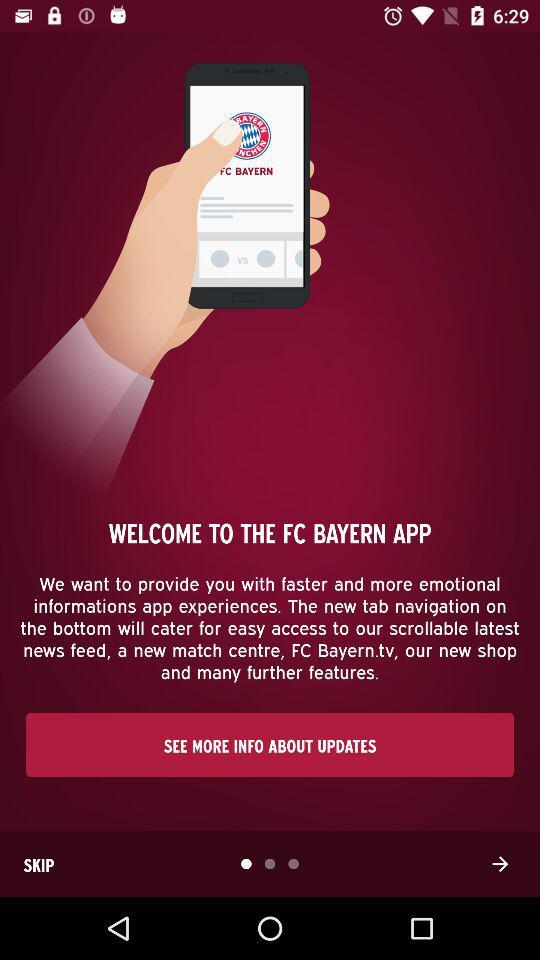 This screenshot has height=960, width=540. I want to click on the item to the right of skip, so click(499, 863).